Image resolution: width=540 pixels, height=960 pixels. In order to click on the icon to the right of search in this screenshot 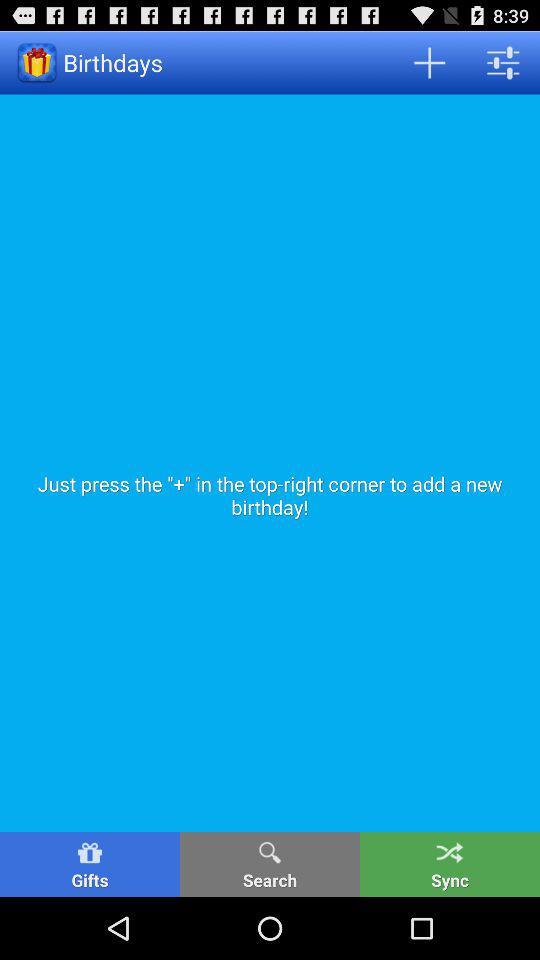, I will do `click(449, 863)`.